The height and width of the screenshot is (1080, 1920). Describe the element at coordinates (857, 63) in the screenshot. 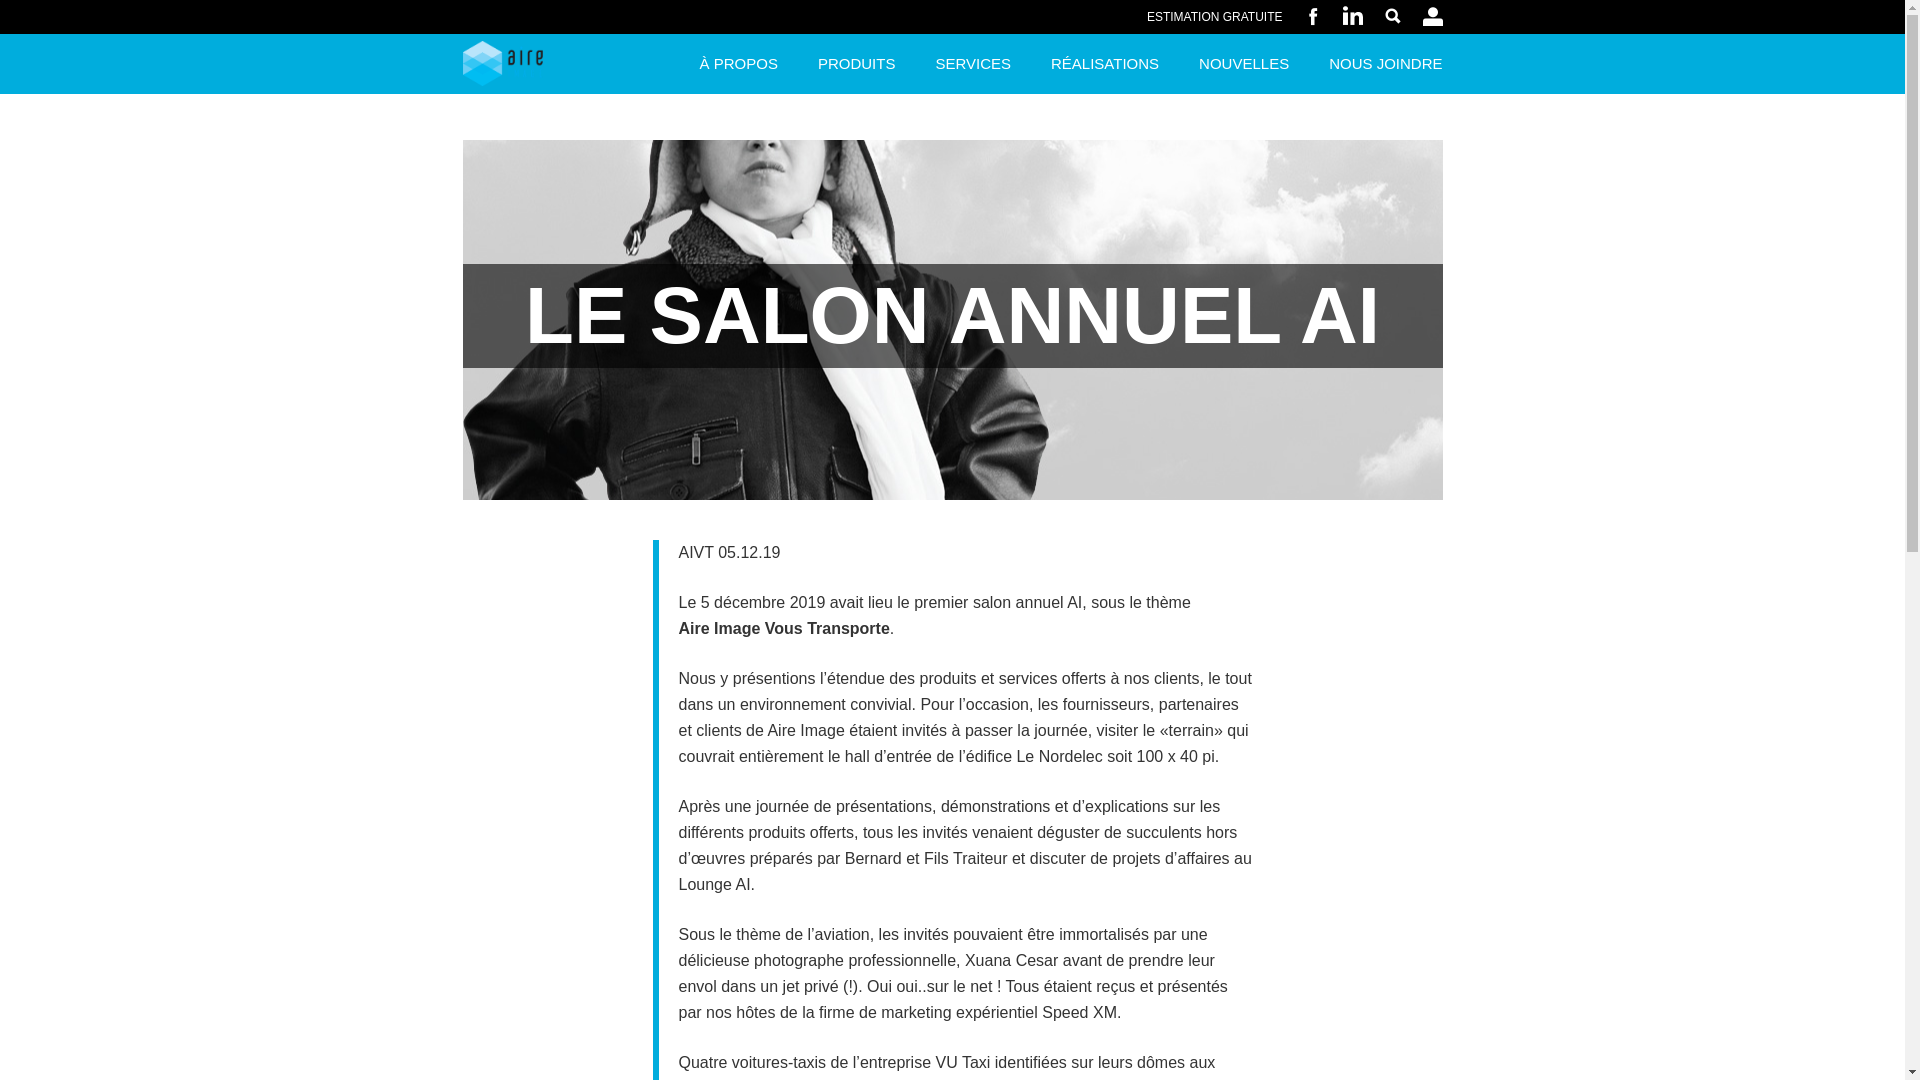

I see `'PRODUITS'` at that location.